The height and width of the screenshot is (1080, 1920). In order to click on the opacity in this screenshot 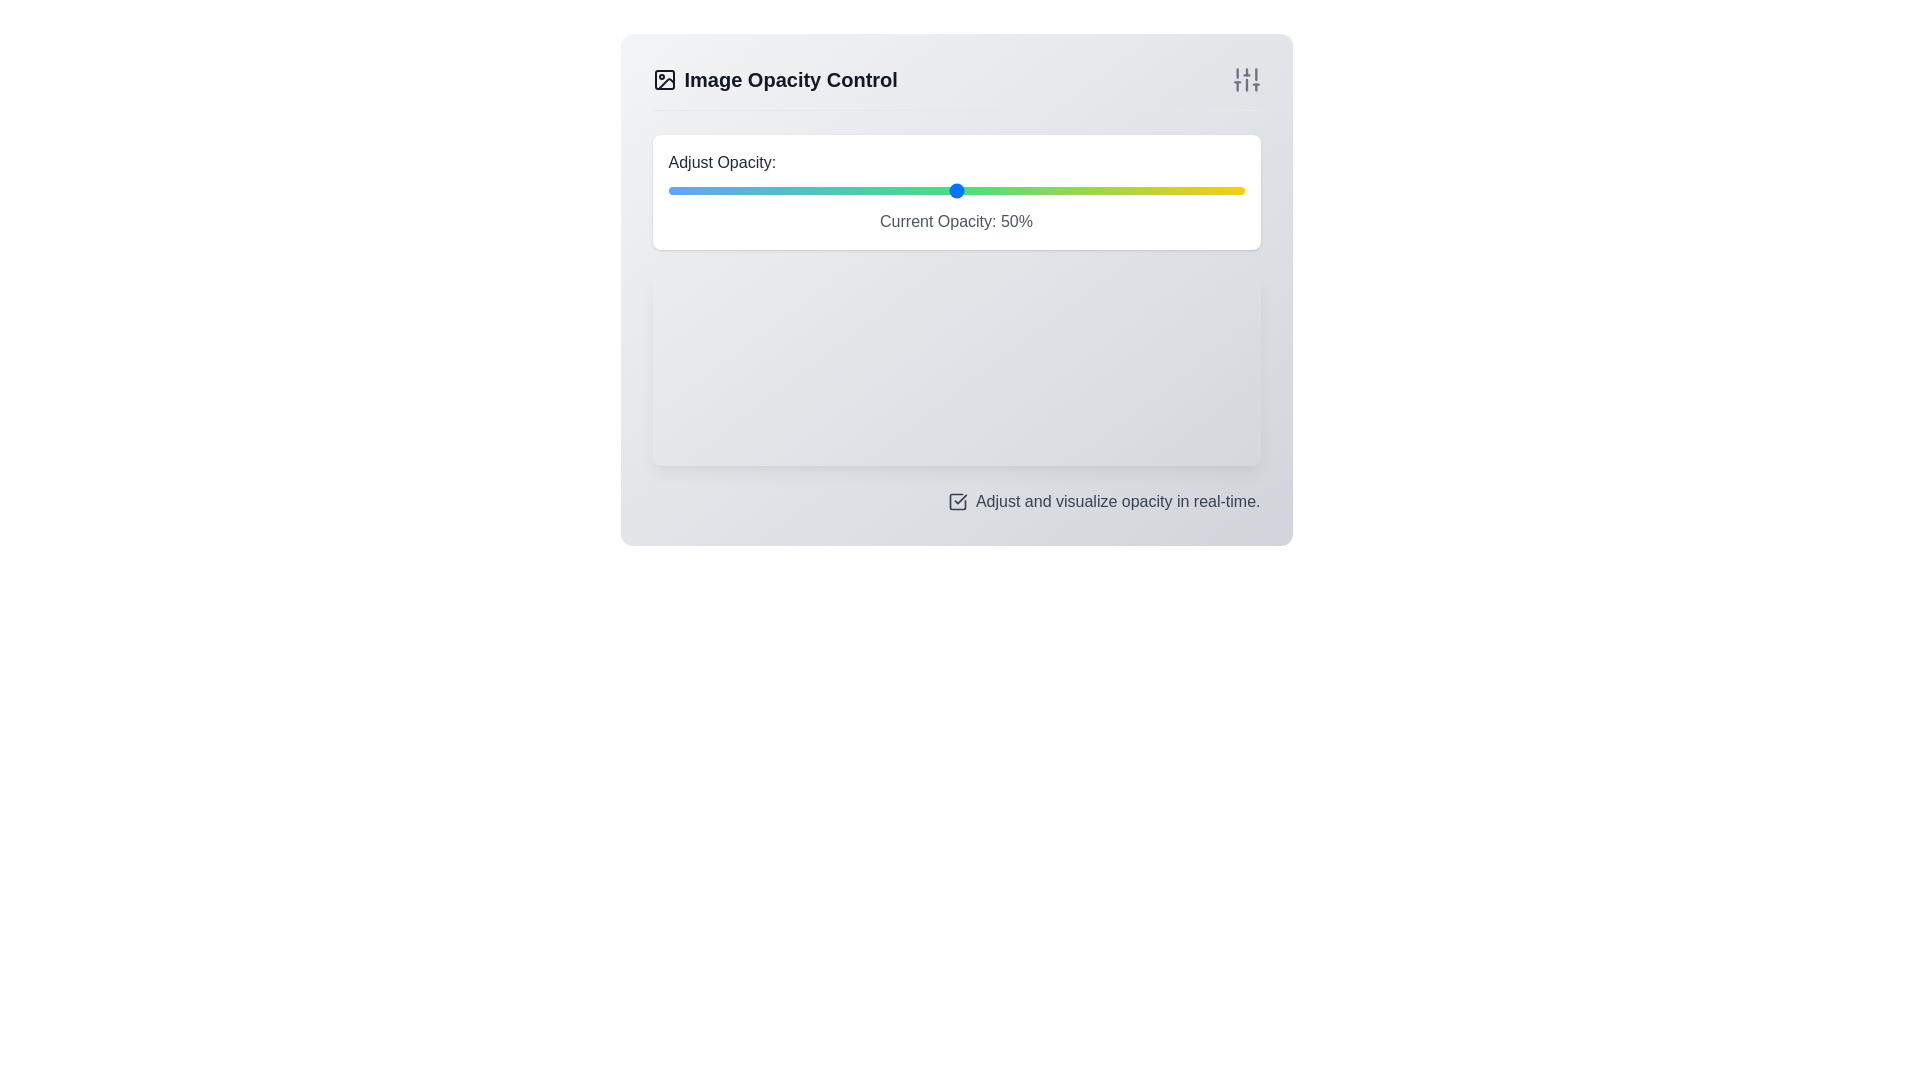, I will do `click(1070, 191)`.